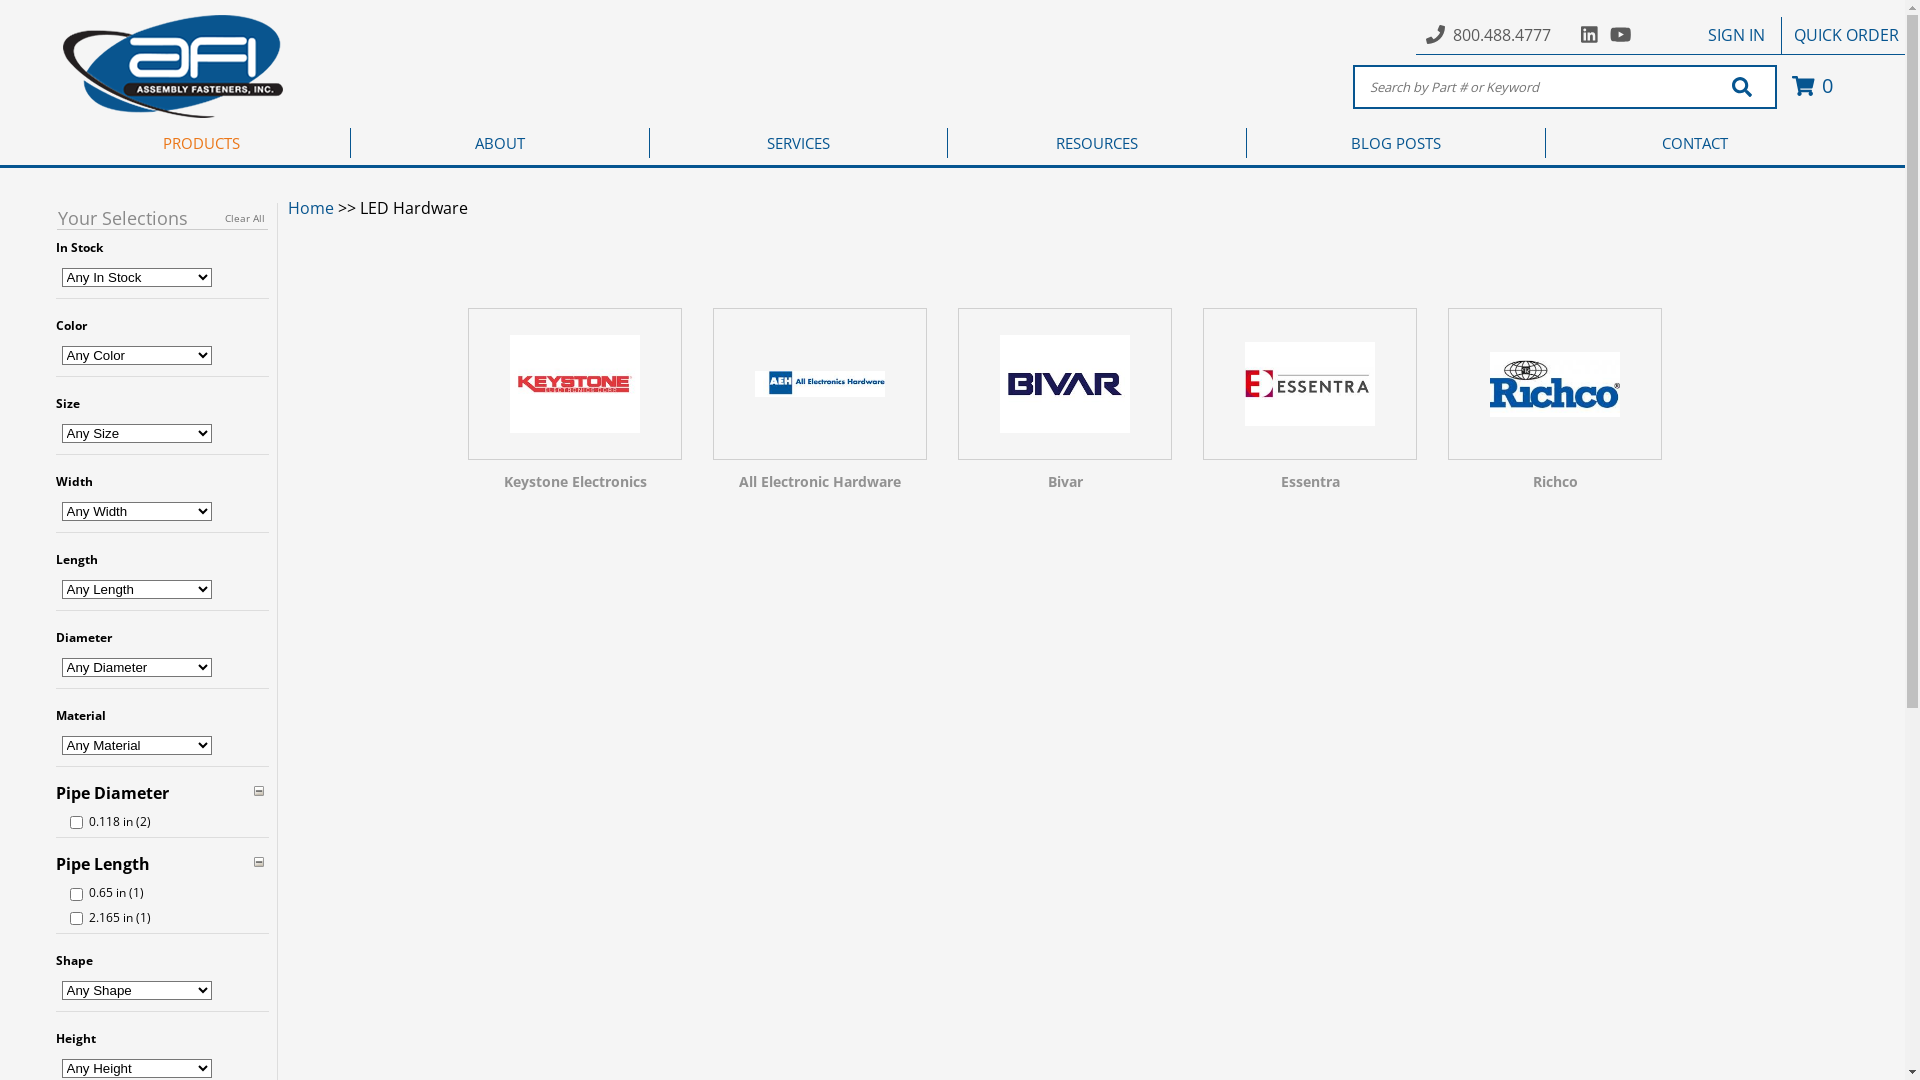 Image resolution: width=1920 pixels, height=1080 pixels. What do you see at coordinates (76, 918) in the screenshot?
I see `'2@@2e165 in'` at bounding box center [76, 918].